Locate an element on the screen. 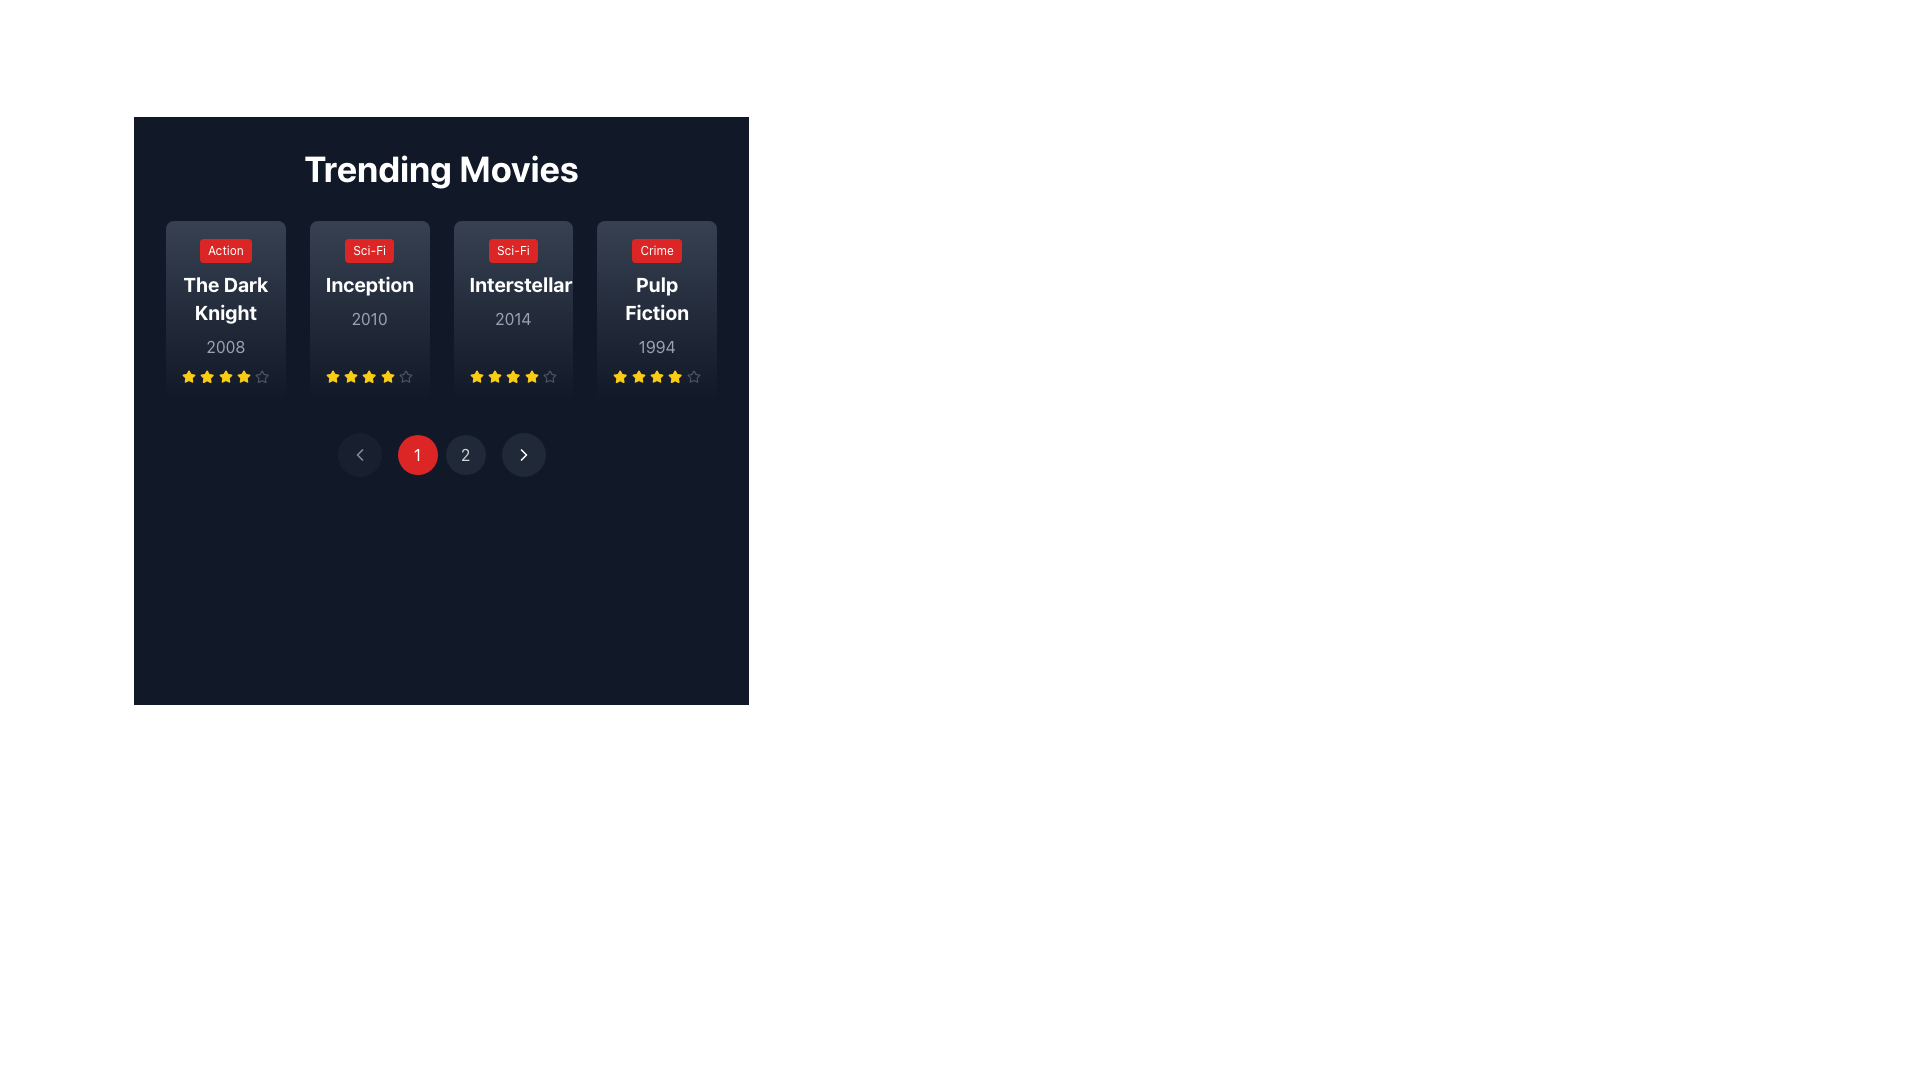 This screenshot has width=1920, height=1080. the fifth star icon in the 5-star rating system for the movie 'Inception' located in the second column underneath the movie title and release year is located at coordinates (388, 376).